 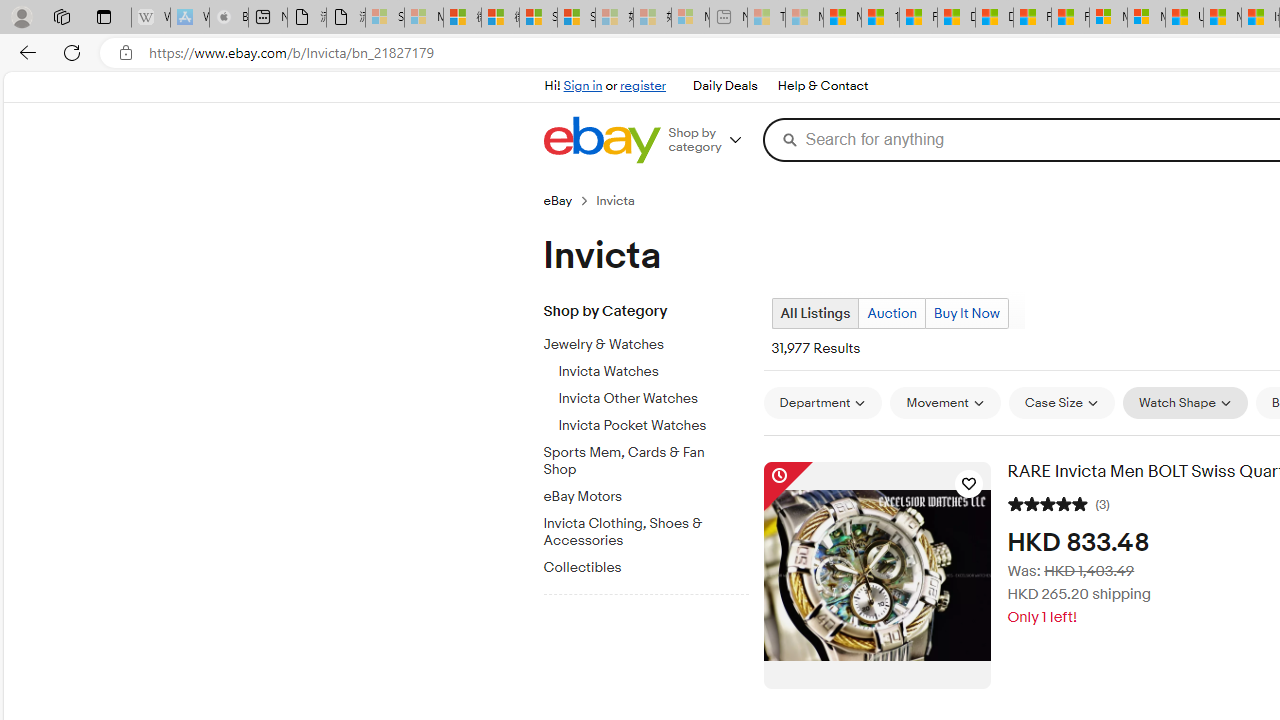 I want to click on 'Department', so click(x=823, y=403).